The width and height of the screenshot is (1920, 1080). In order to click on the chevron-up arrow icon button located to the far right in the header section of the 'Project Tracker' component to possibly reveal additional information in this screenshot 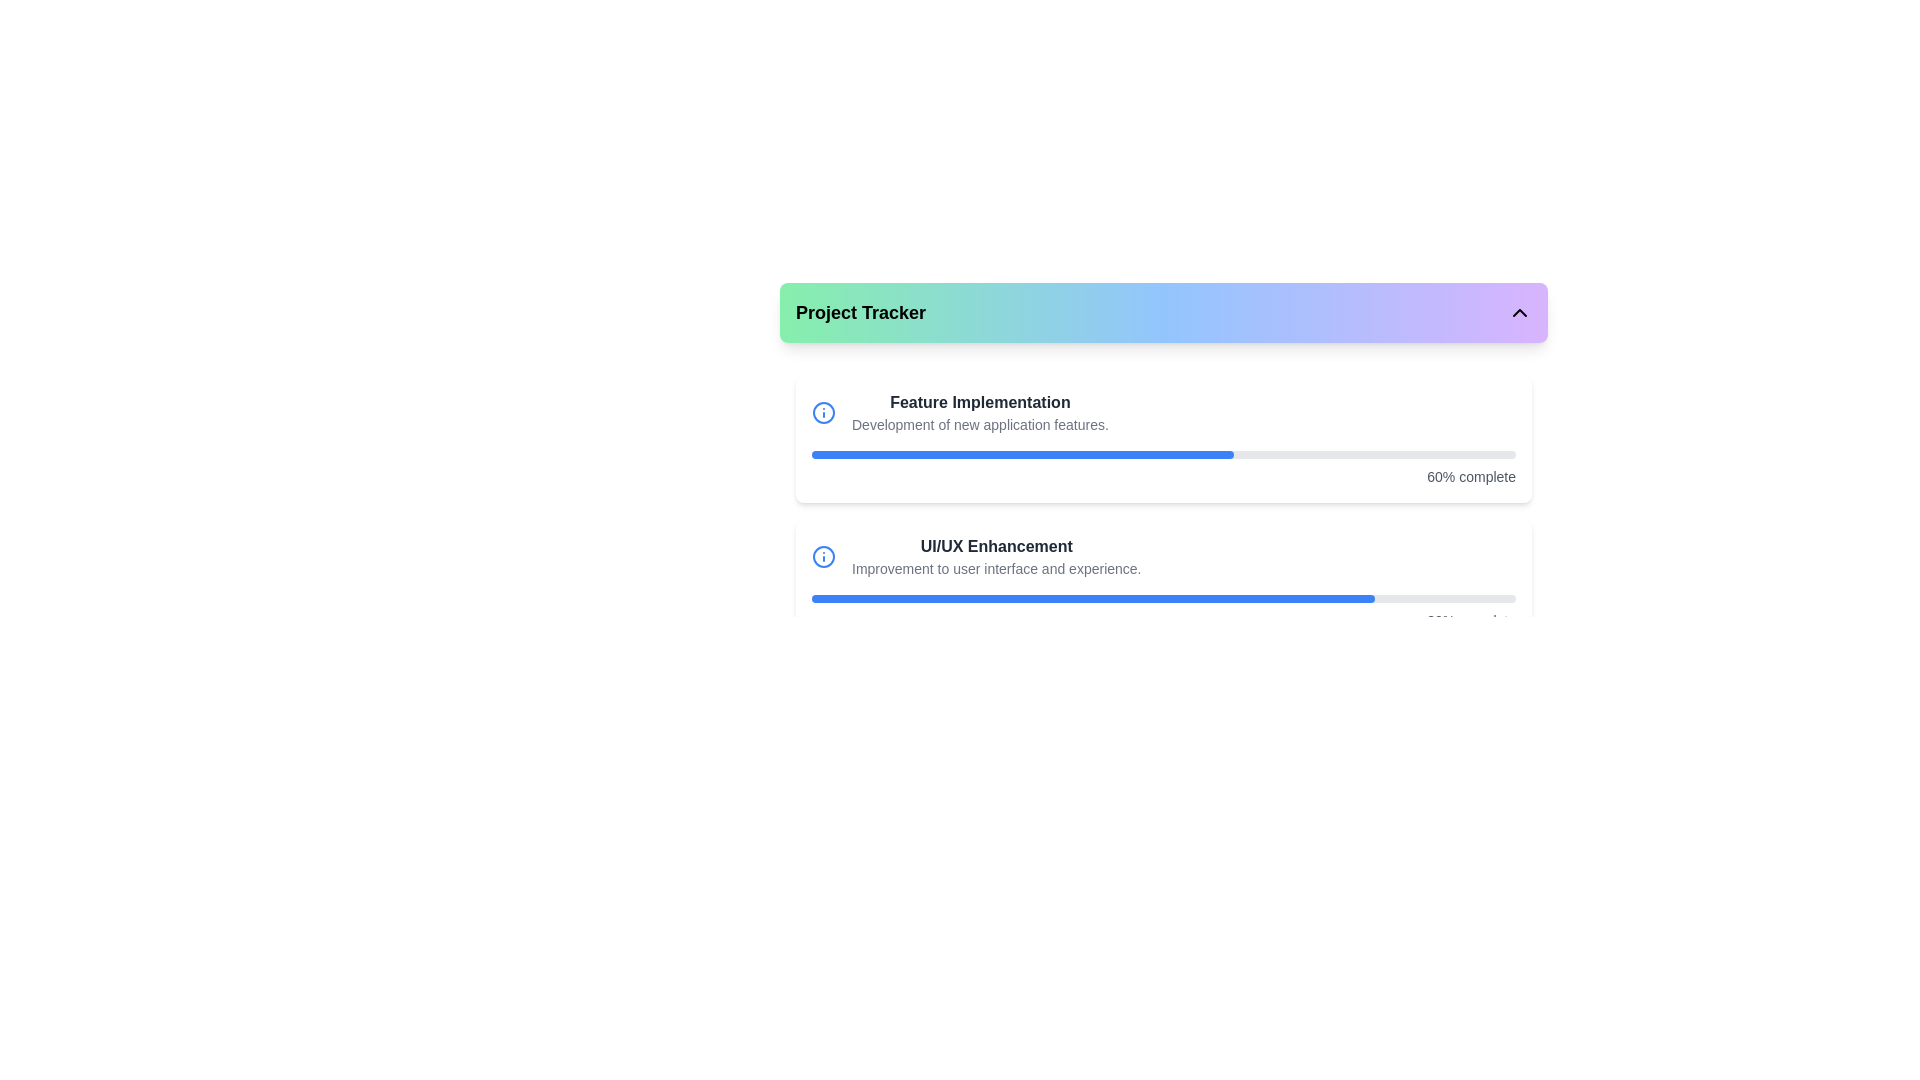, I will do `click(1520, 312)`.